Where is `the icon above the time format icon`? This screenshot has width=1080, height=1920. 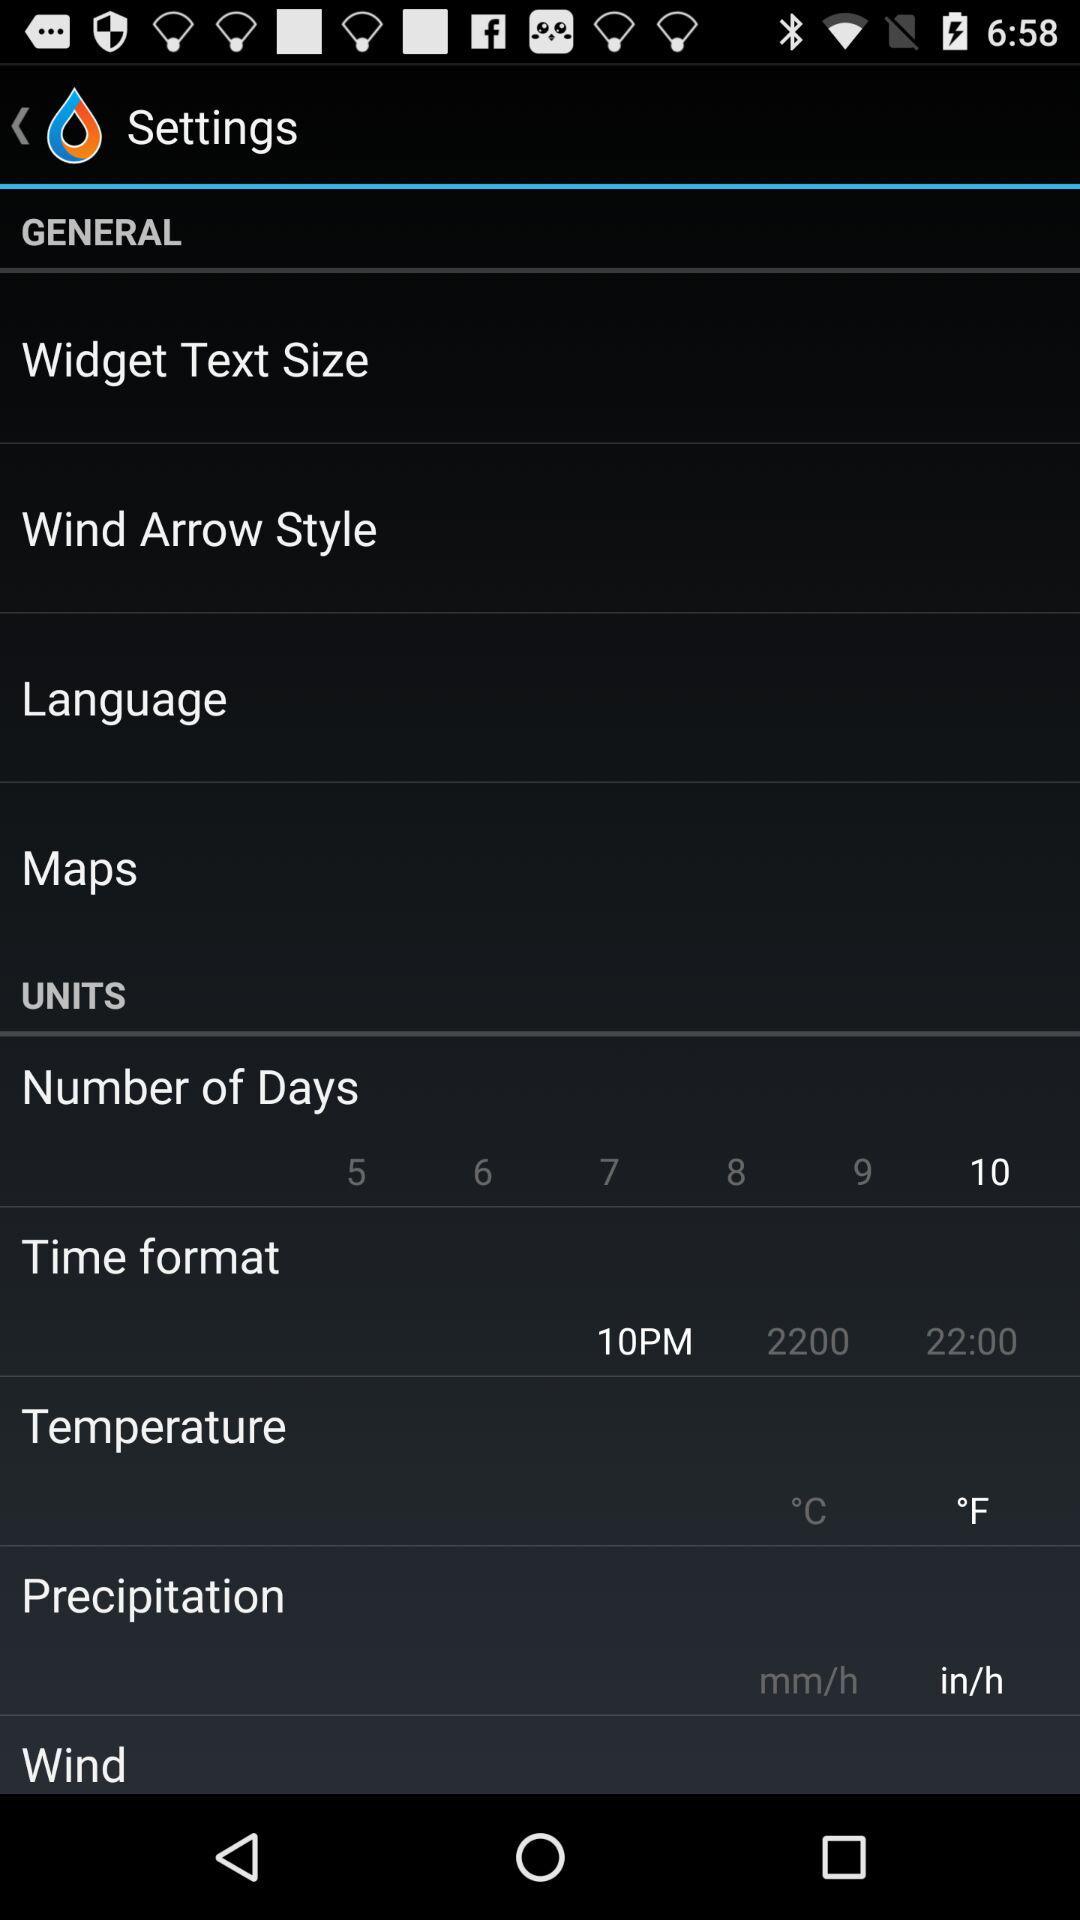 the icon above the time format icon is located at coordinates (355, 1170).